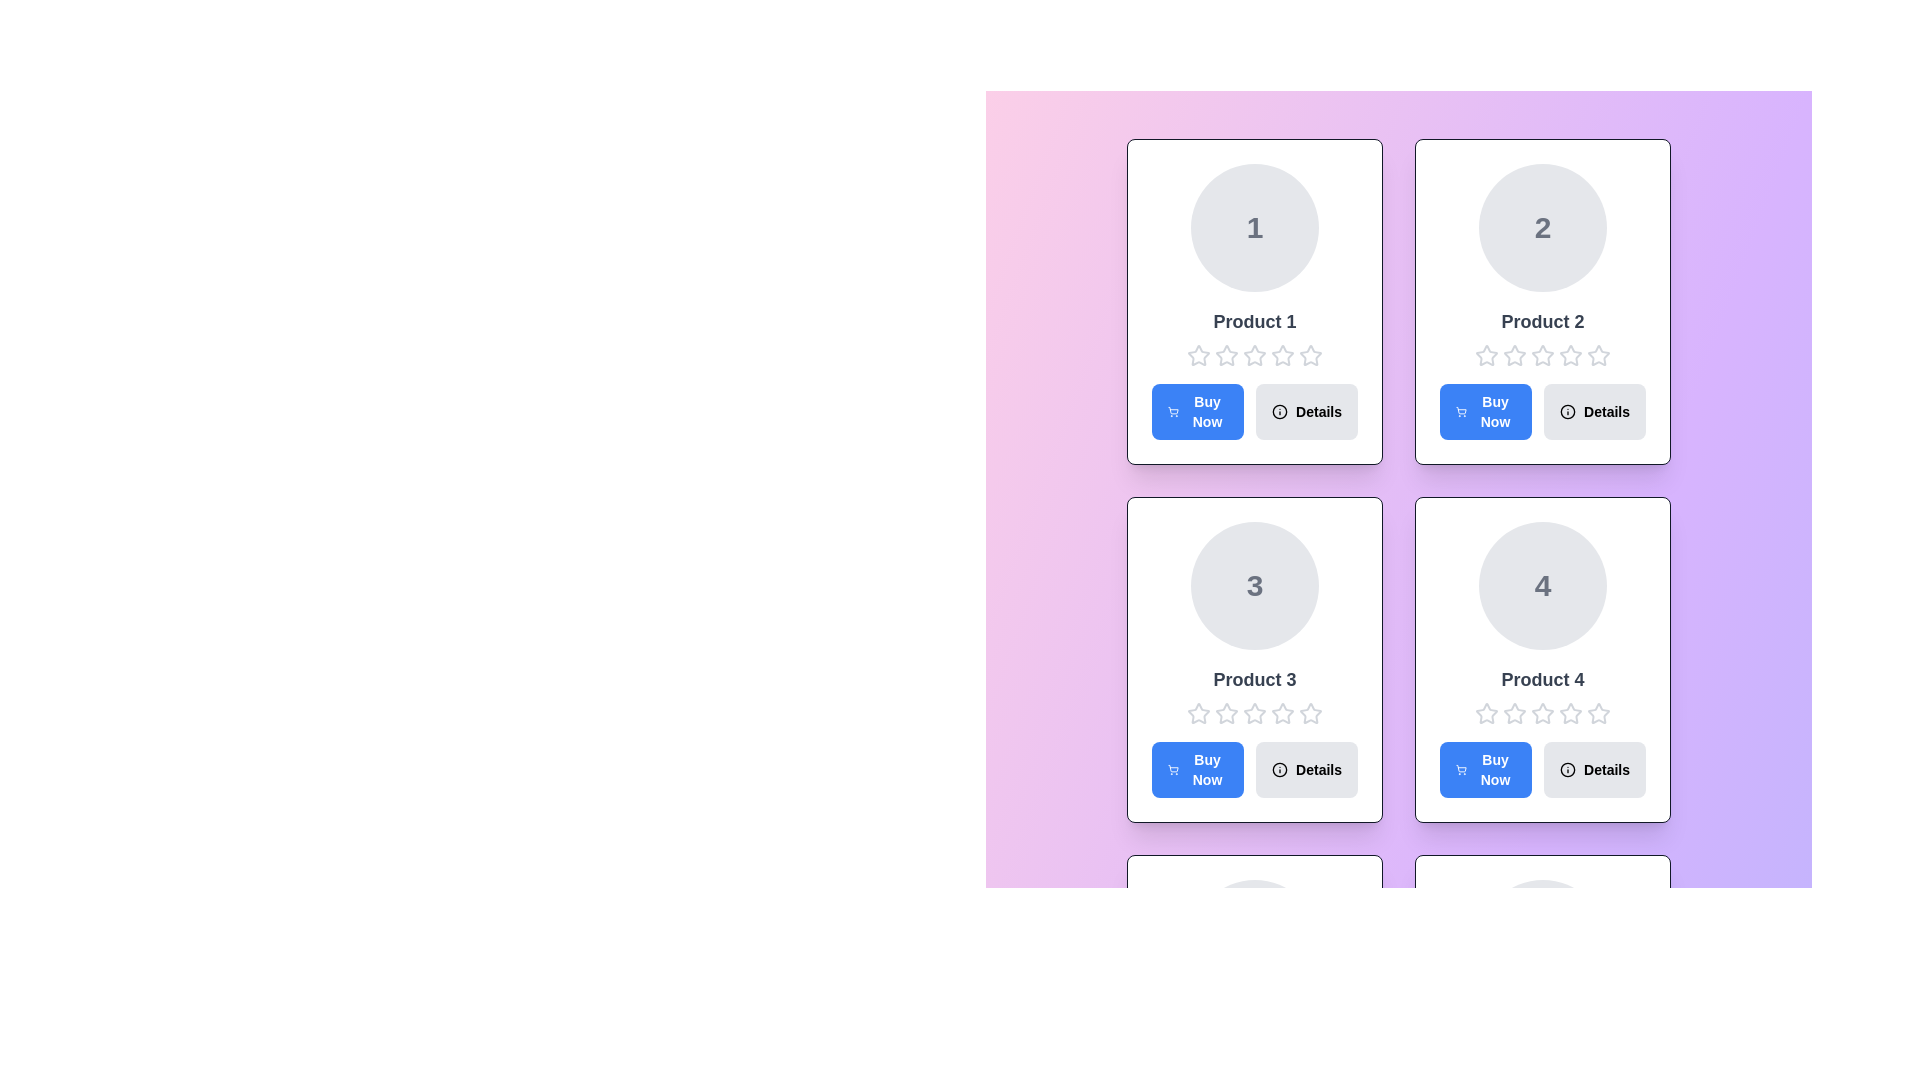 The height and width of the screenshot is (1080, 1920). I want to click on the rating for a product to 2 stars, so click(1226, 354).